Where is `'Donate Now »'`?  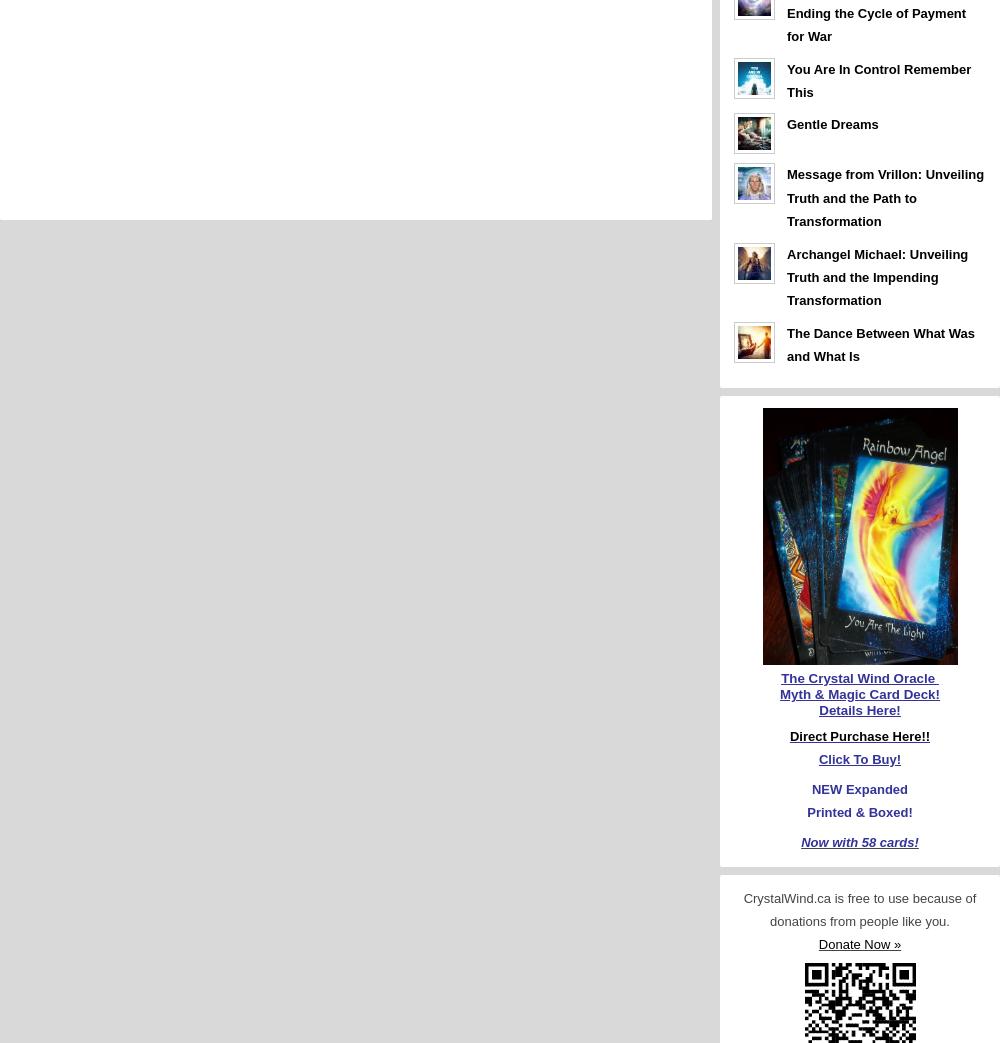 'Donate Now »' is located at coordinates (858, 943).